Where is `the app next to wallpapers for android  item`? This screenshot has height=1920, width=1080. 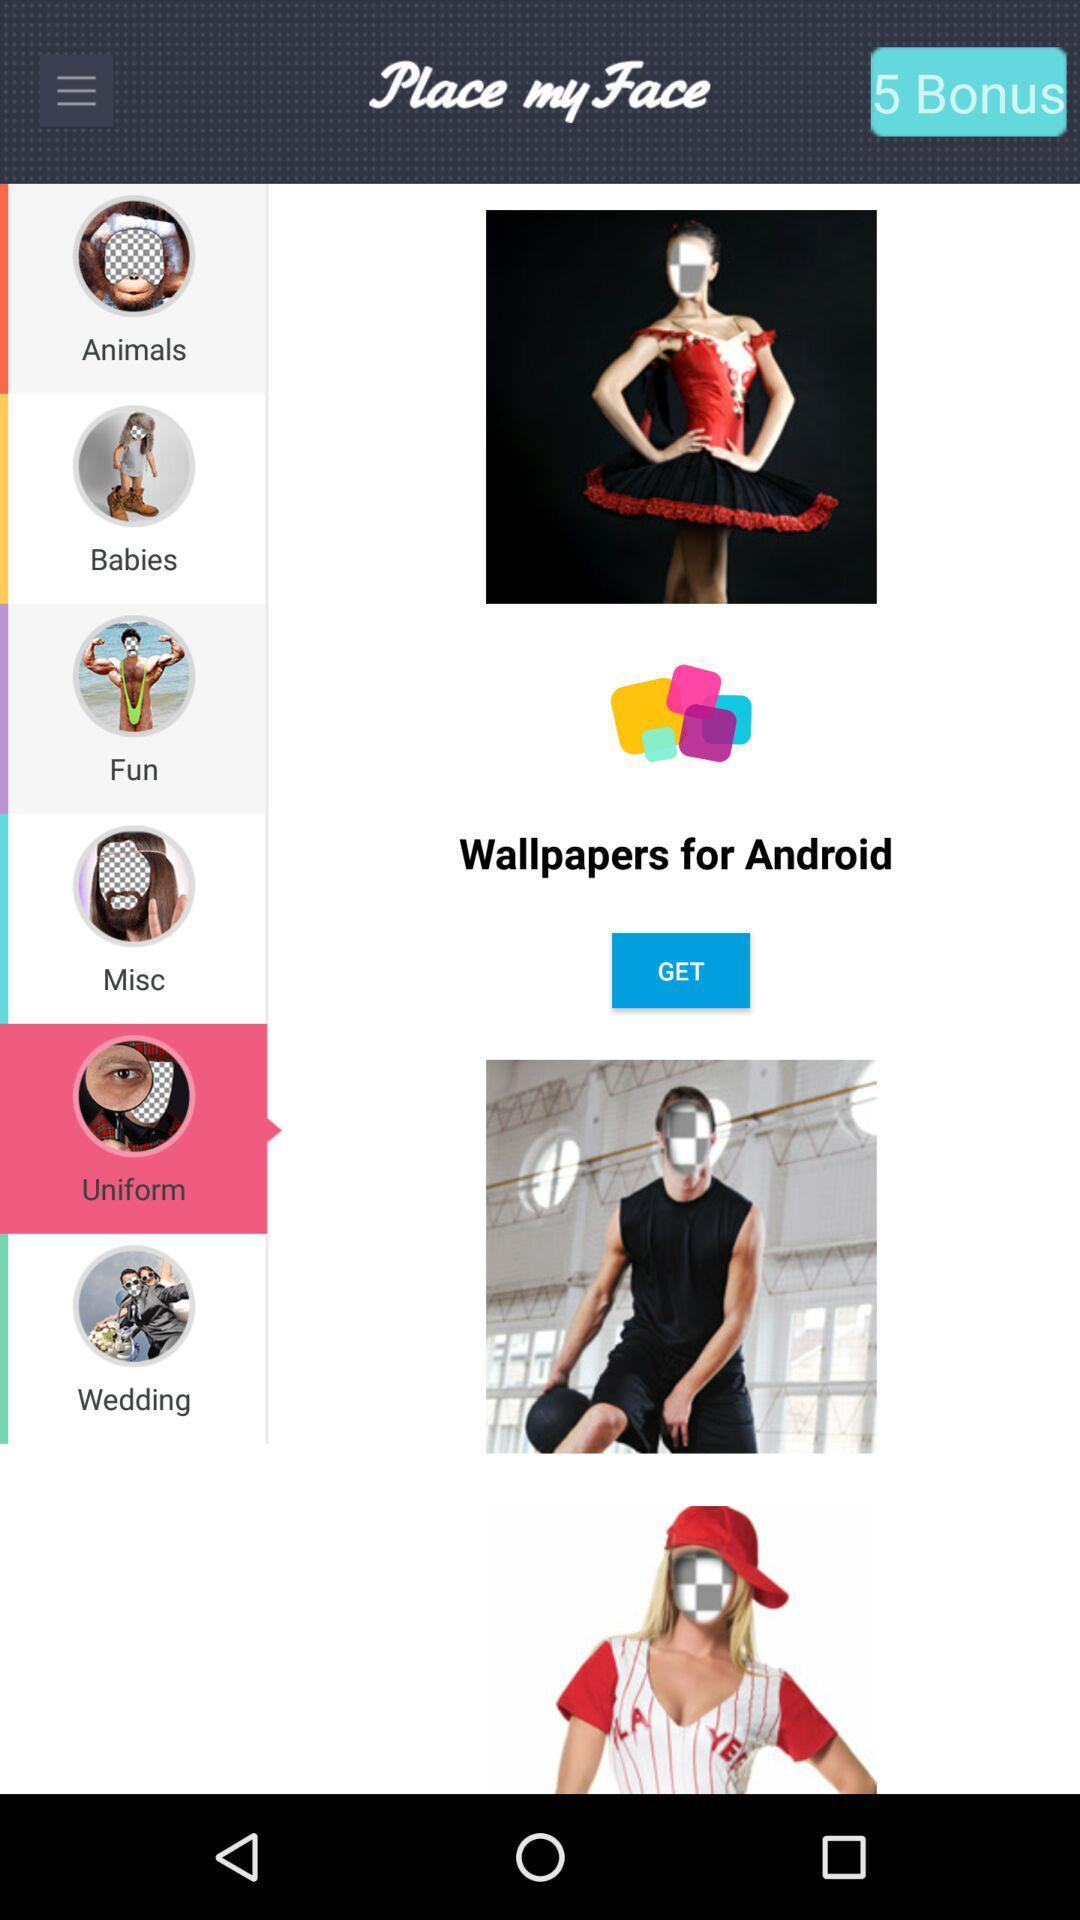
the app next to wallpapers for android  item is located at coordinates (265, 708).